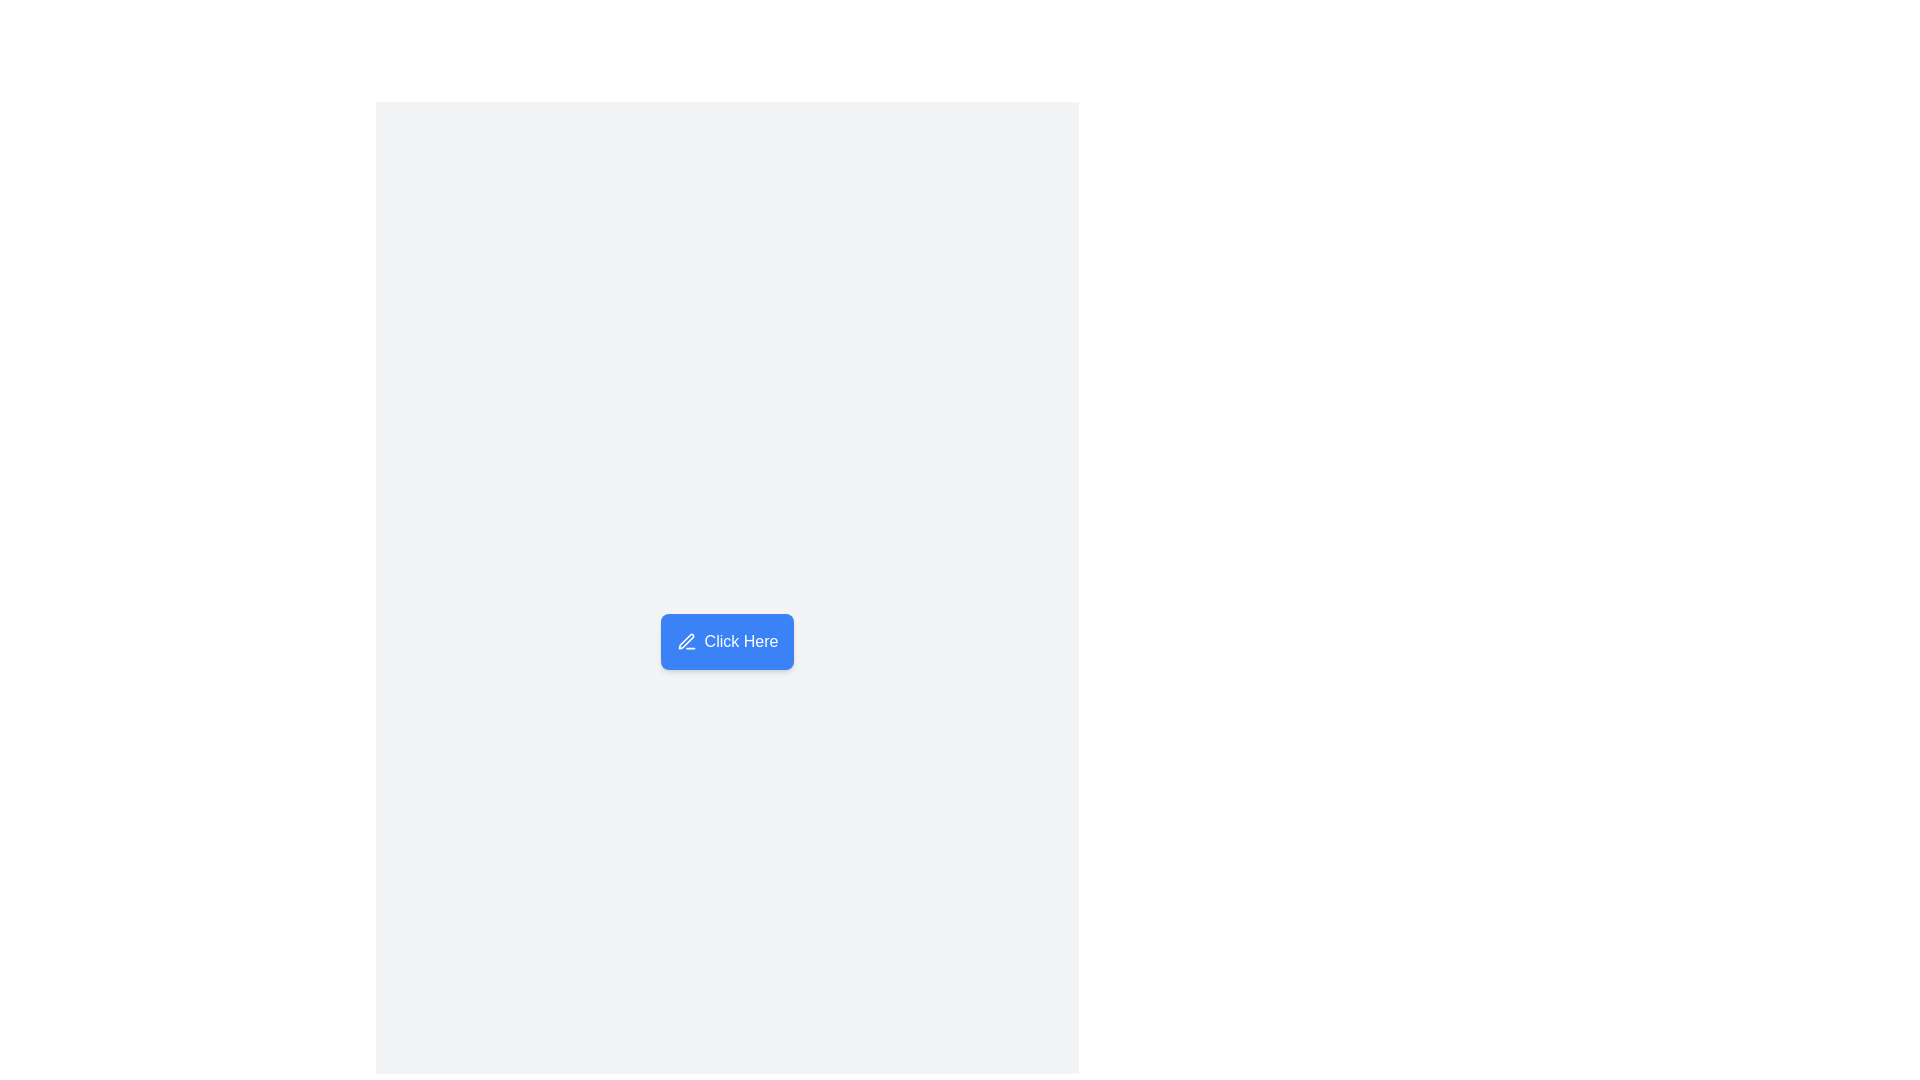 The width and height of the screenshot is (1920, 1080). What do you see at coordinates (686, 641) in the screenshot?
I see `the pen icon located at the left end of the 'Click Here' button, which has a light outline and no fill` at bounding box center [686, 641].